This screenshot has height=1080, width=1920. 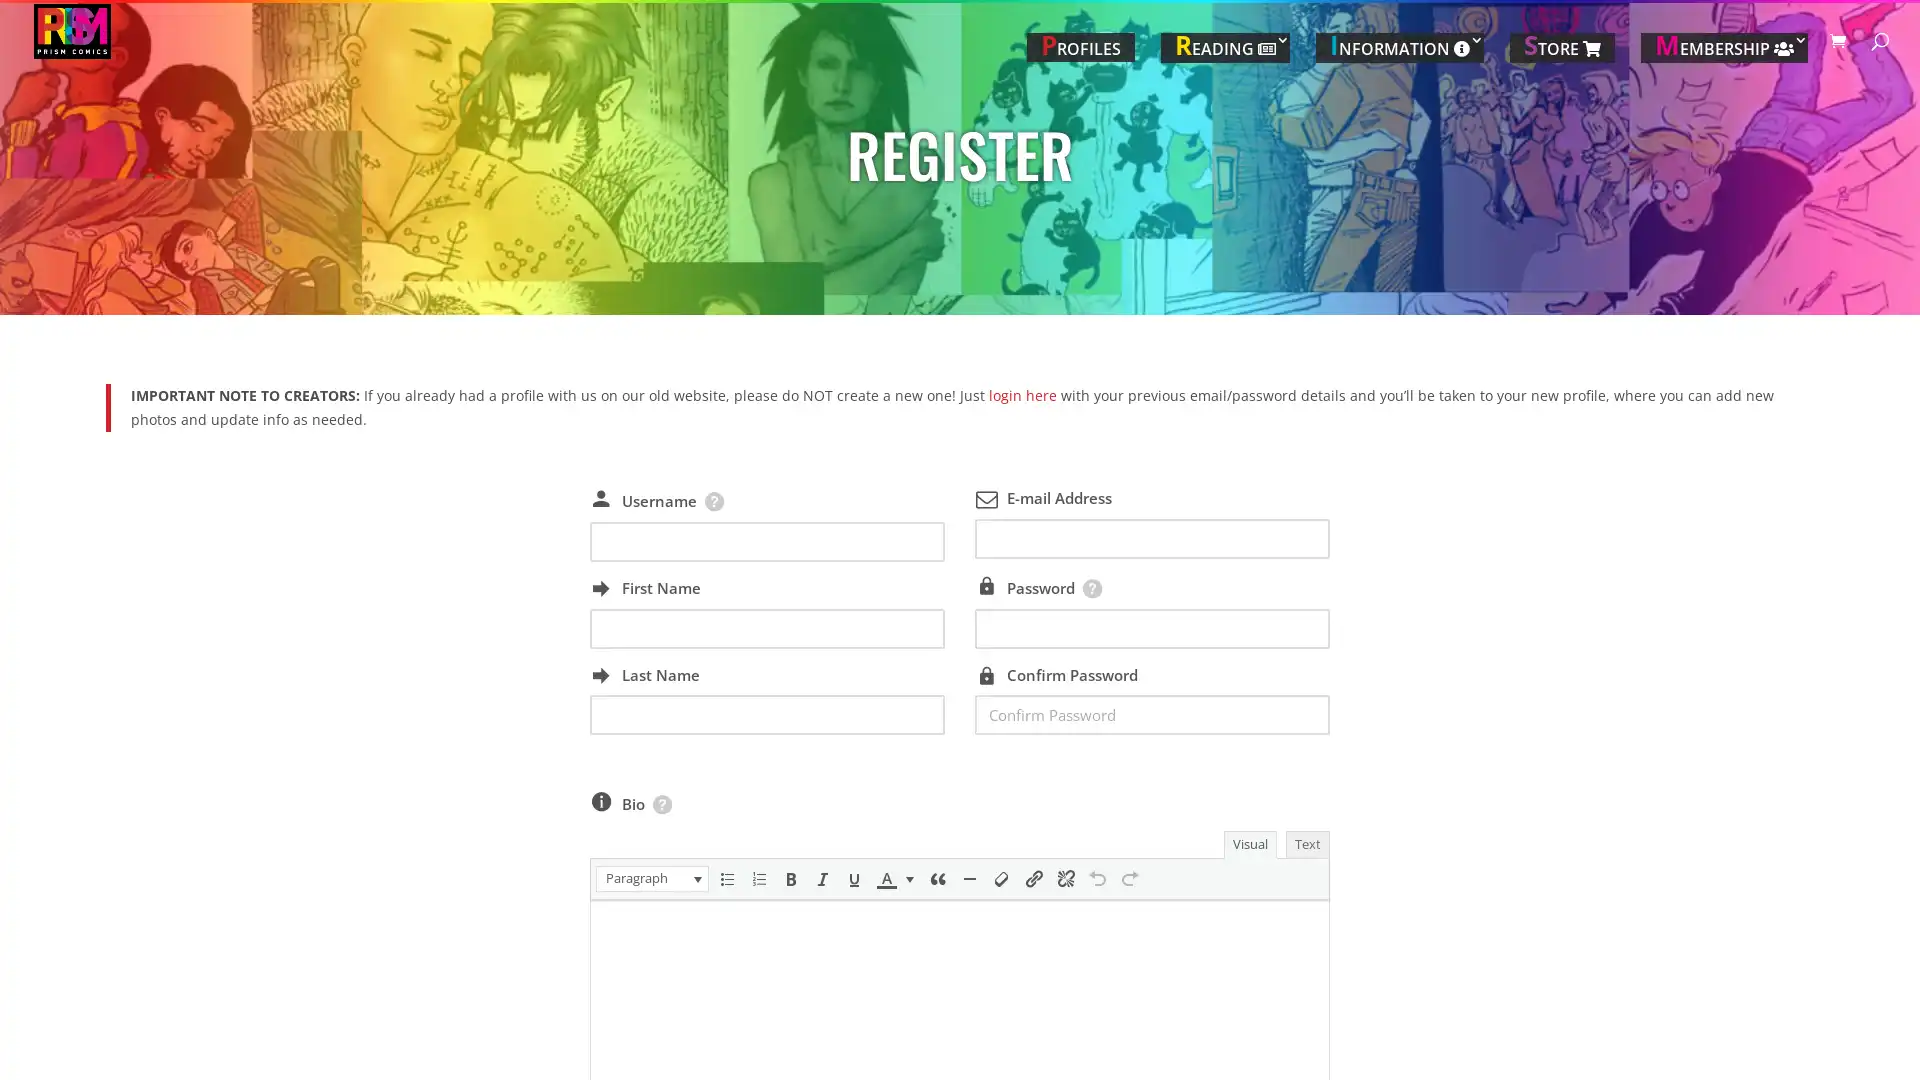 What do you see at coordinates (1032, 878) in the screenshot?
I see `Insert/edit link (K)` at bounding box center [1032, 878].